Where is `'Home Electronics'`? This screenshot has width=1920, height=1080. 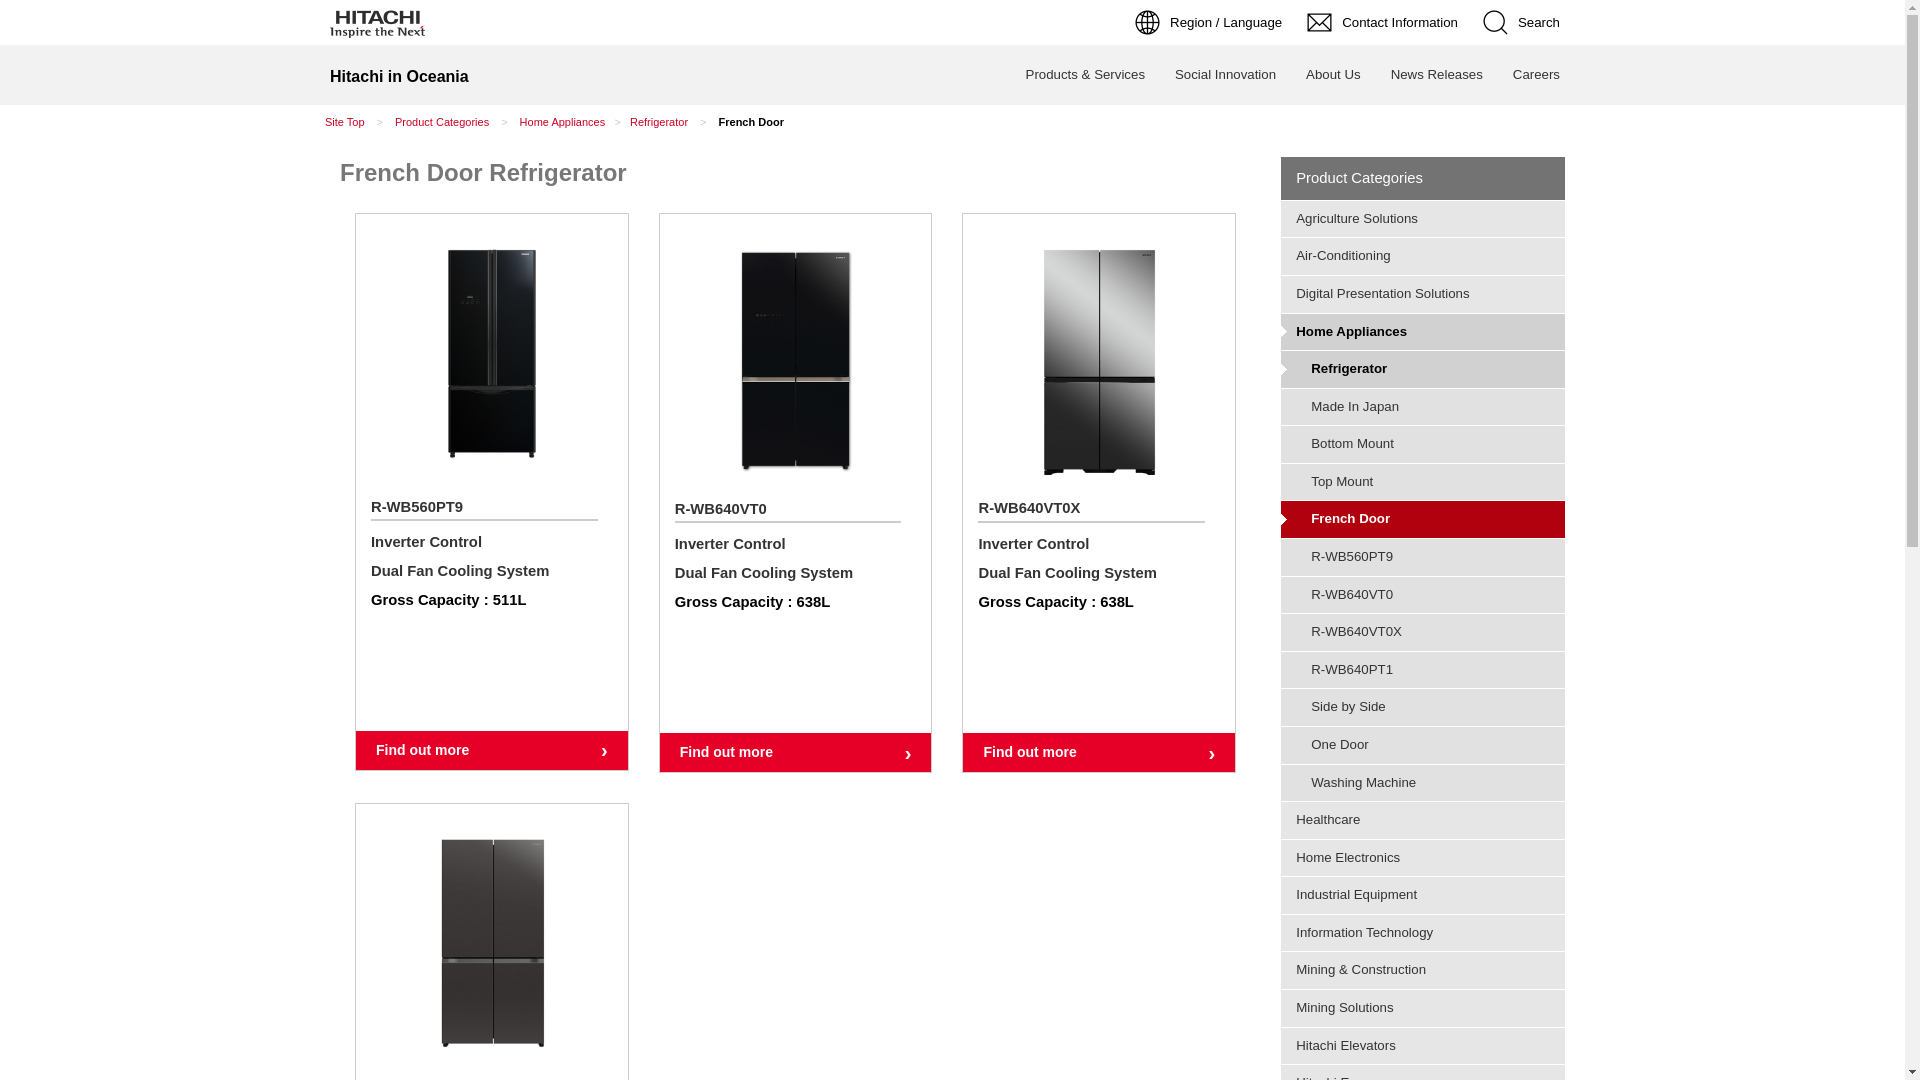 'Home Electronics' is located at coordinates (1281, 856).